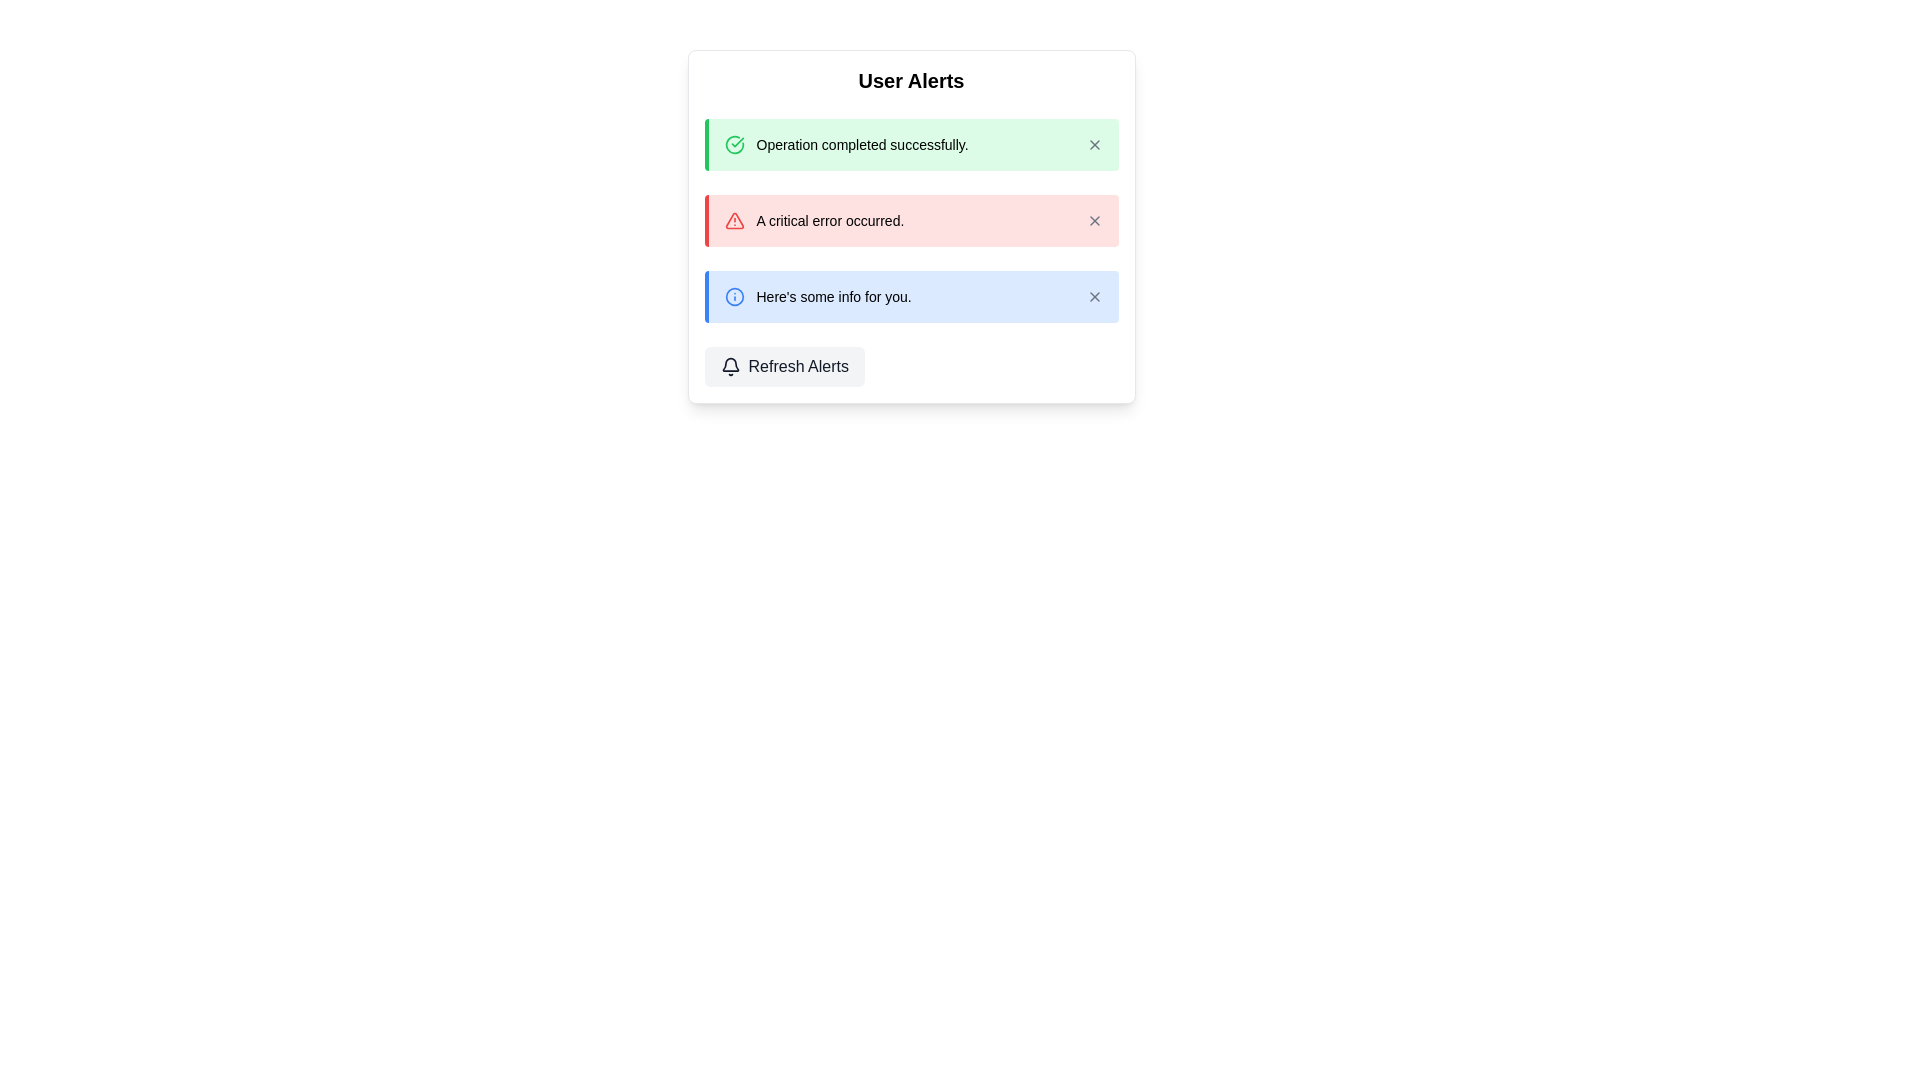 Image resolution: width=1920 pixels, height=1080 pixels. What do you see at coordinates (733, 144) in the screenshot?
I see `the success icon located to the left of the text 'Operation completed successfully.' in the top notification row of the alert panel for visual feedback` at bounding box center [733, 144].